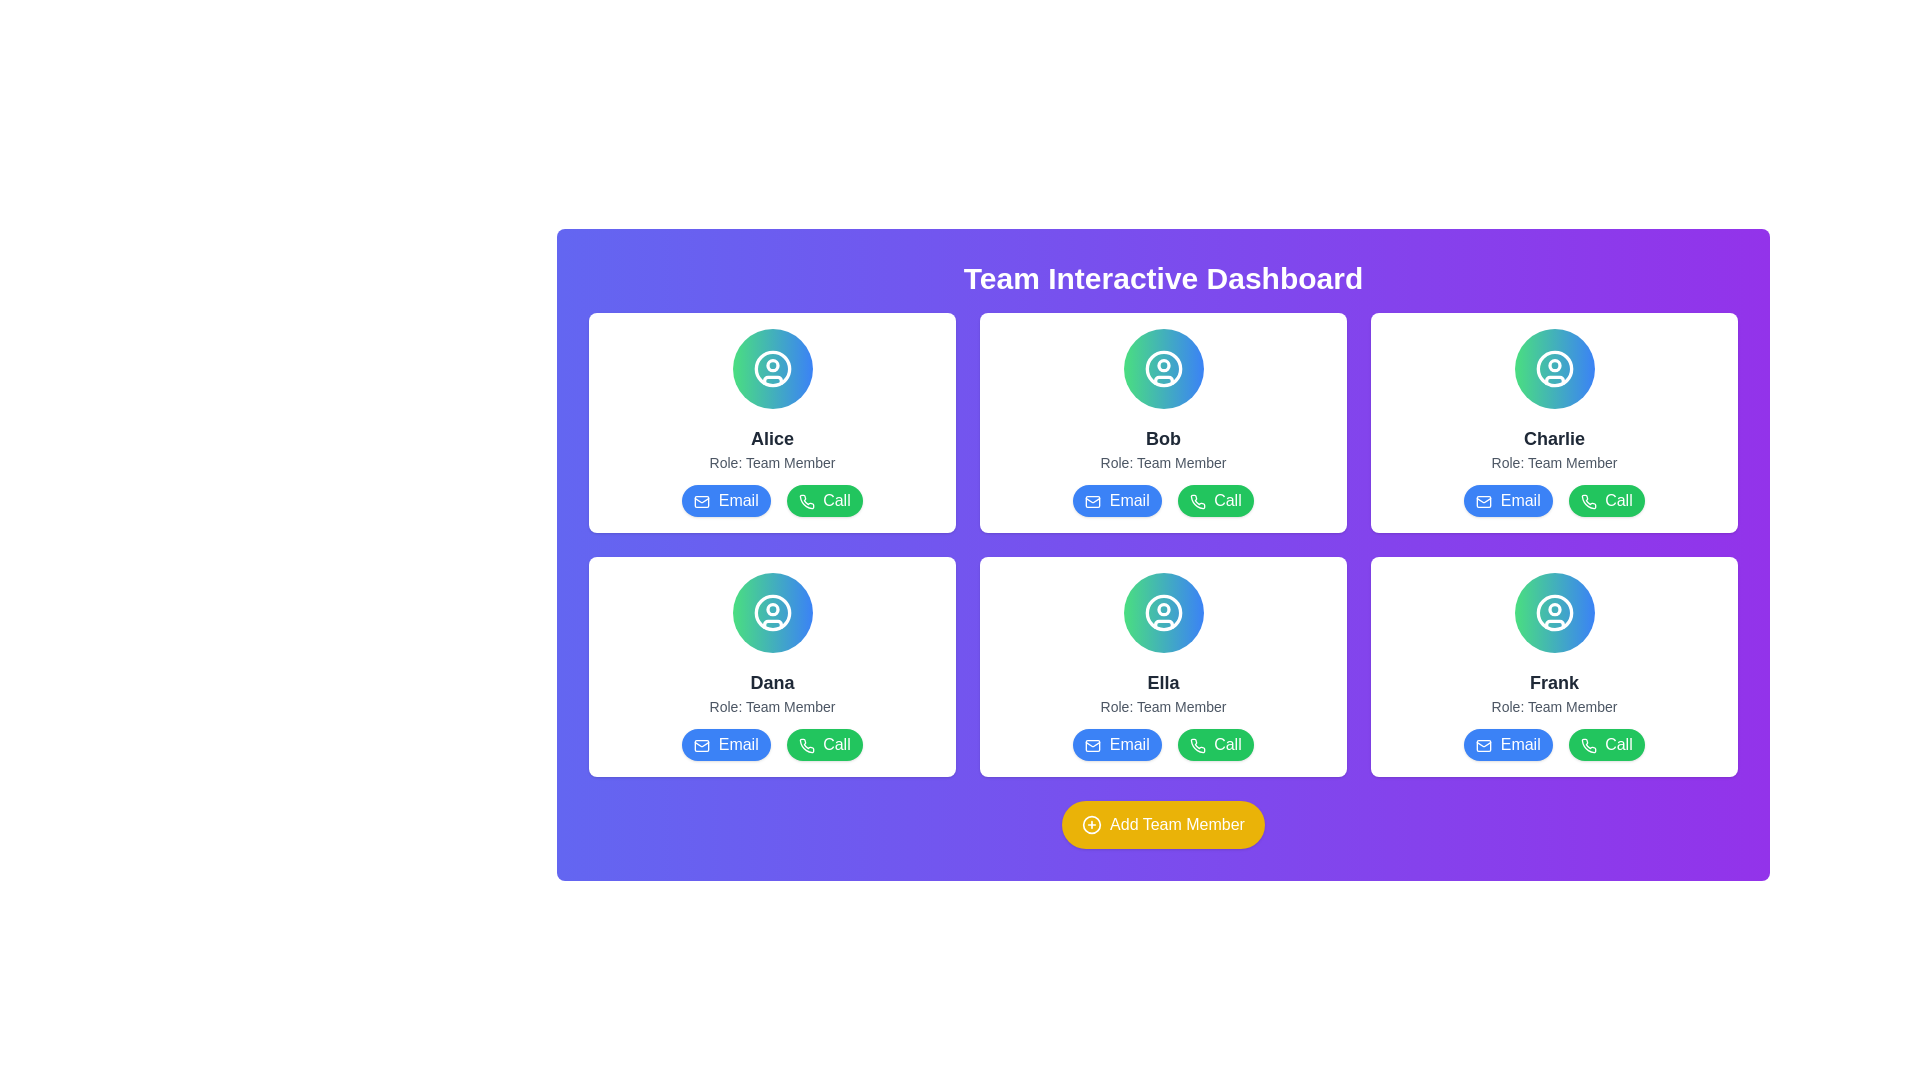 This screenshot has width=1920, height=1080. Describe the element at coordinates (1092, 500) in the screenshot. I see `the light blue envelope icon within the 'Email' button located under 'Bob'` at that location.